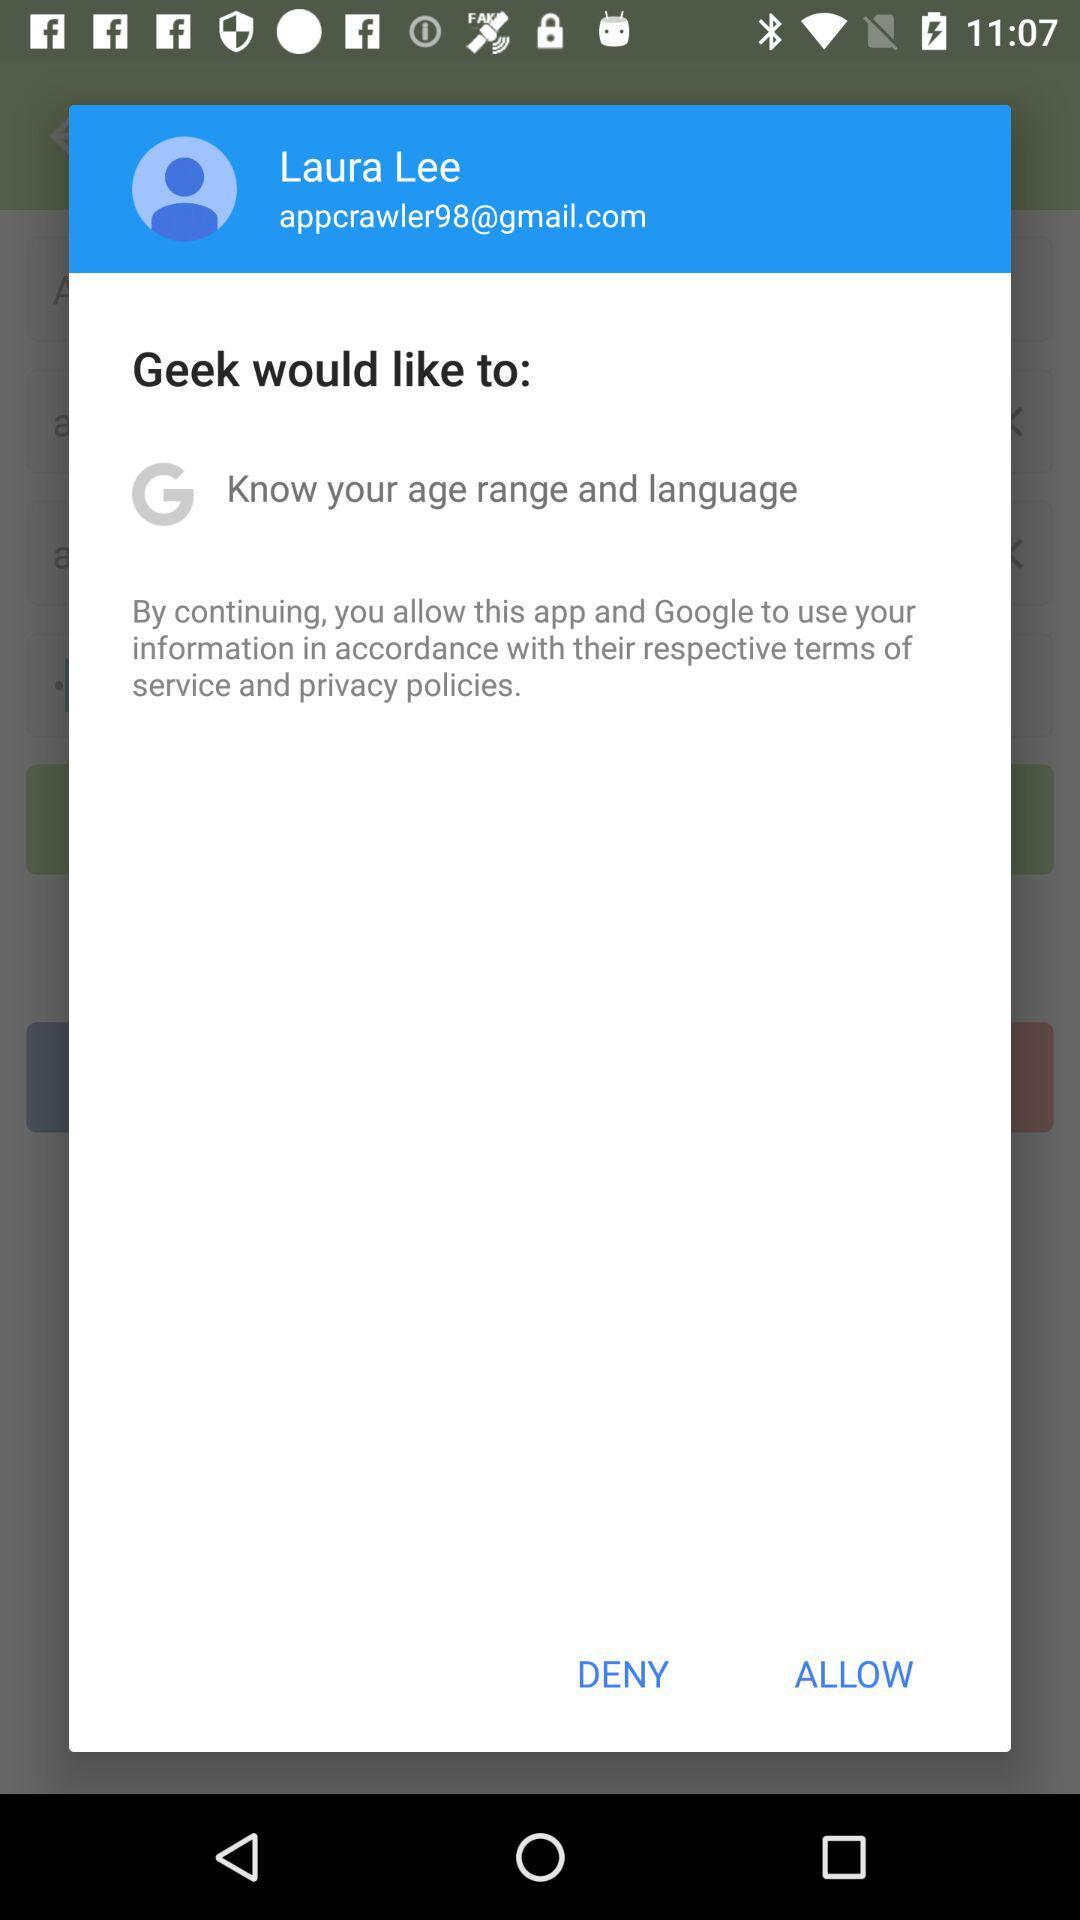 Image resolution: width=1080 pixels, height=1920 pixels. I want to click on app below laura lee item, so click(463, 214).